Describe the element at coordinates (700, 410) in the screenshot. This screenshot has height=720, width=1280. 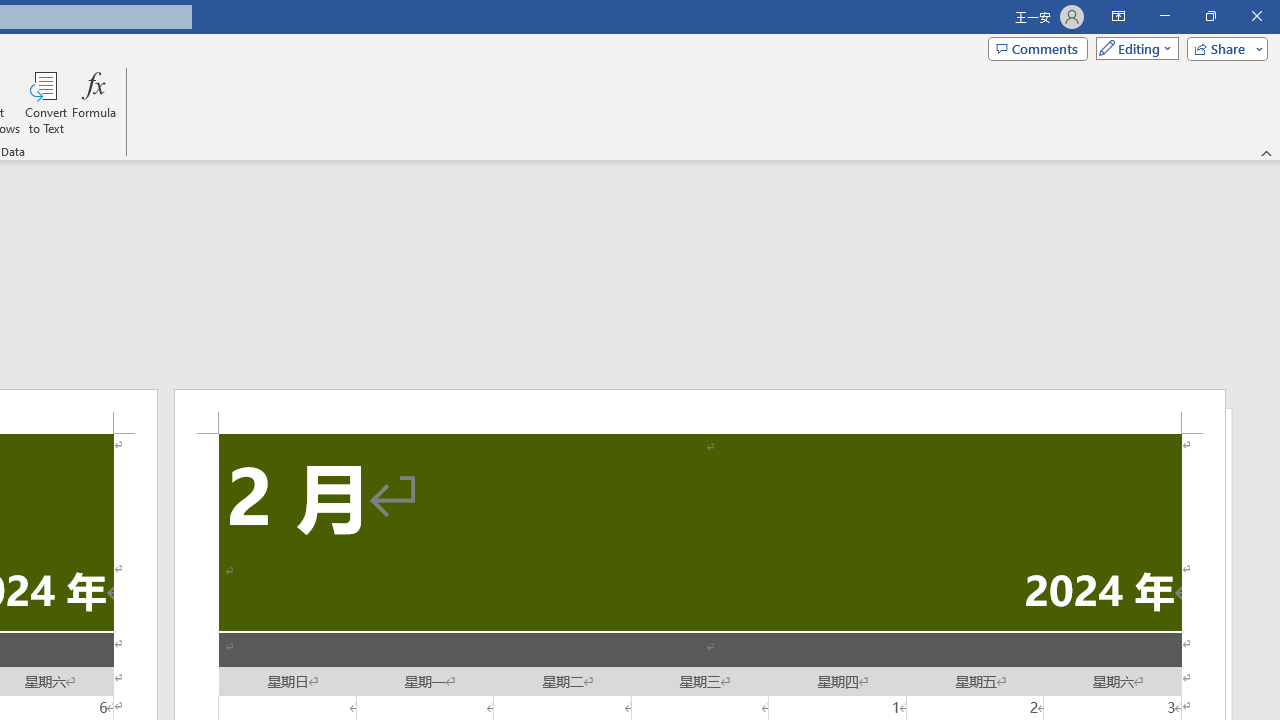
I see `'Header -Section 2-'` at that location.